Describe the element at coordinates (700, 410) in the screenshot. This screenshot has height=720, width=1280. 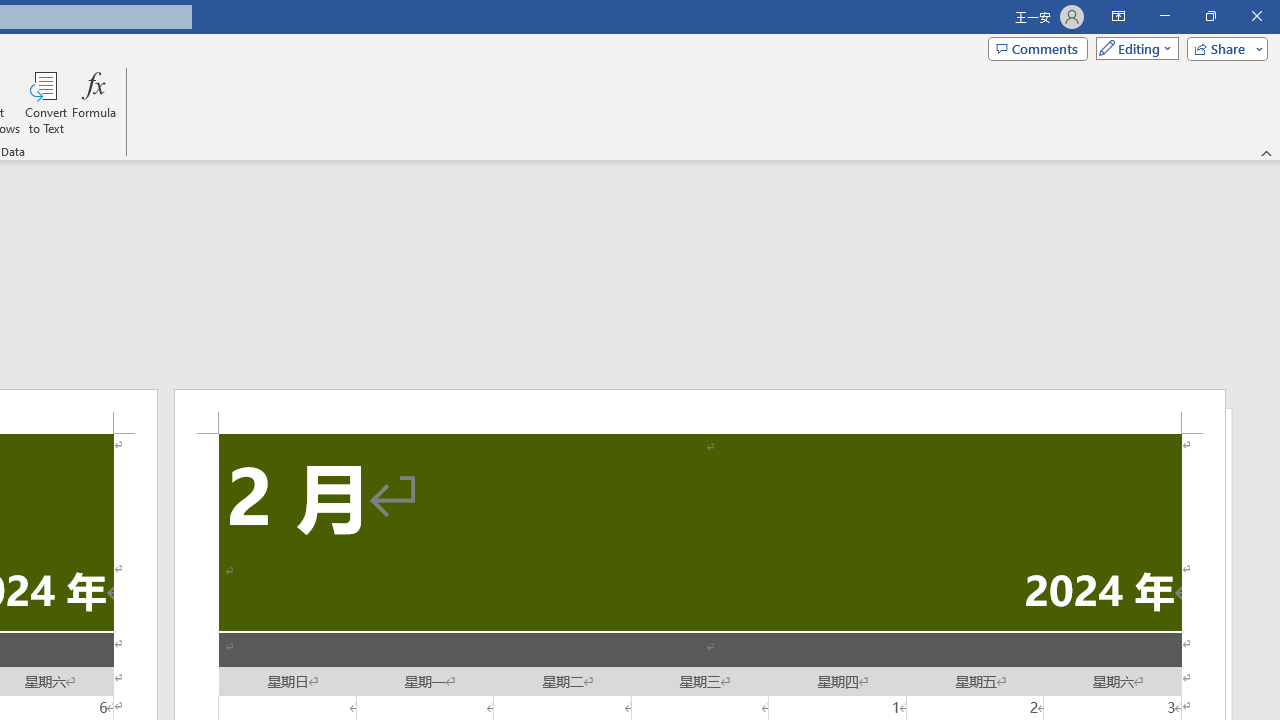
I see `'Header -Section 2-'` at that location.